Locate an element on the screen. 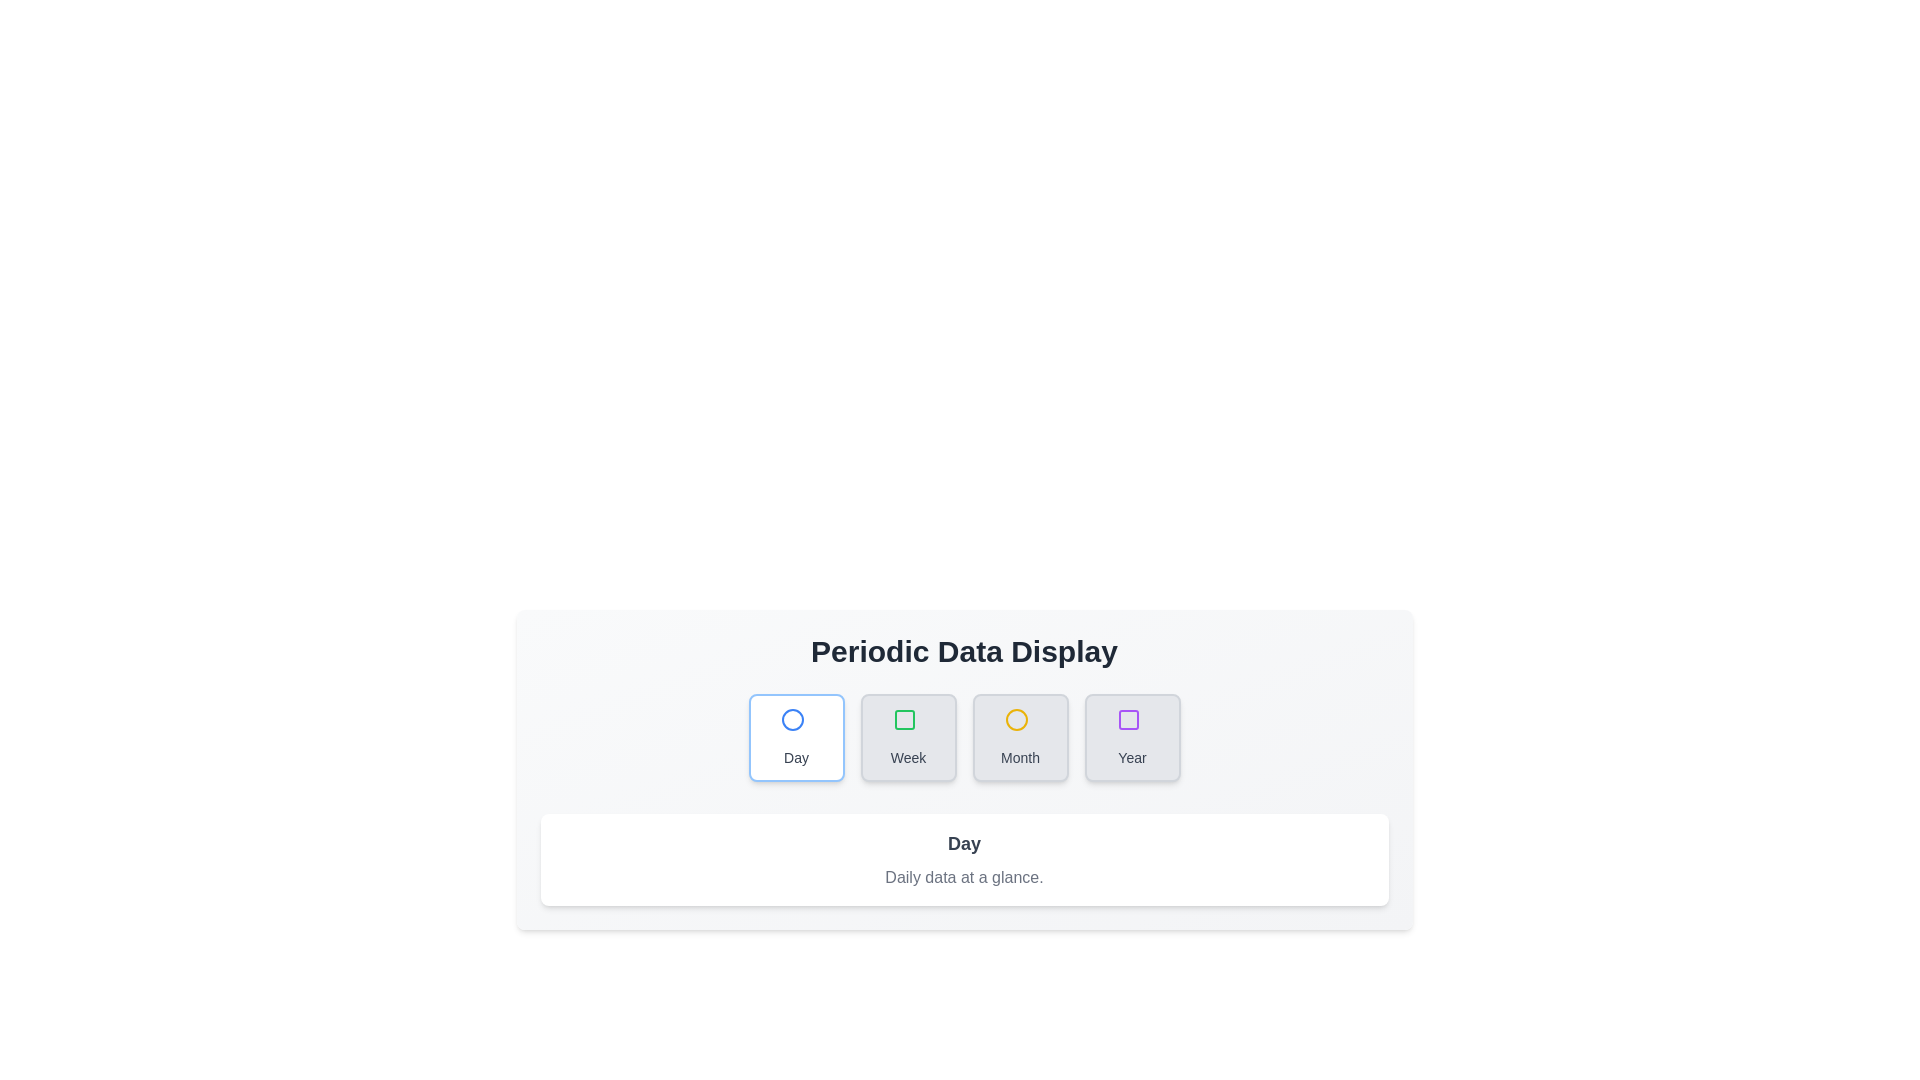  the 'Month' button is located at coordinates (1020, 737).